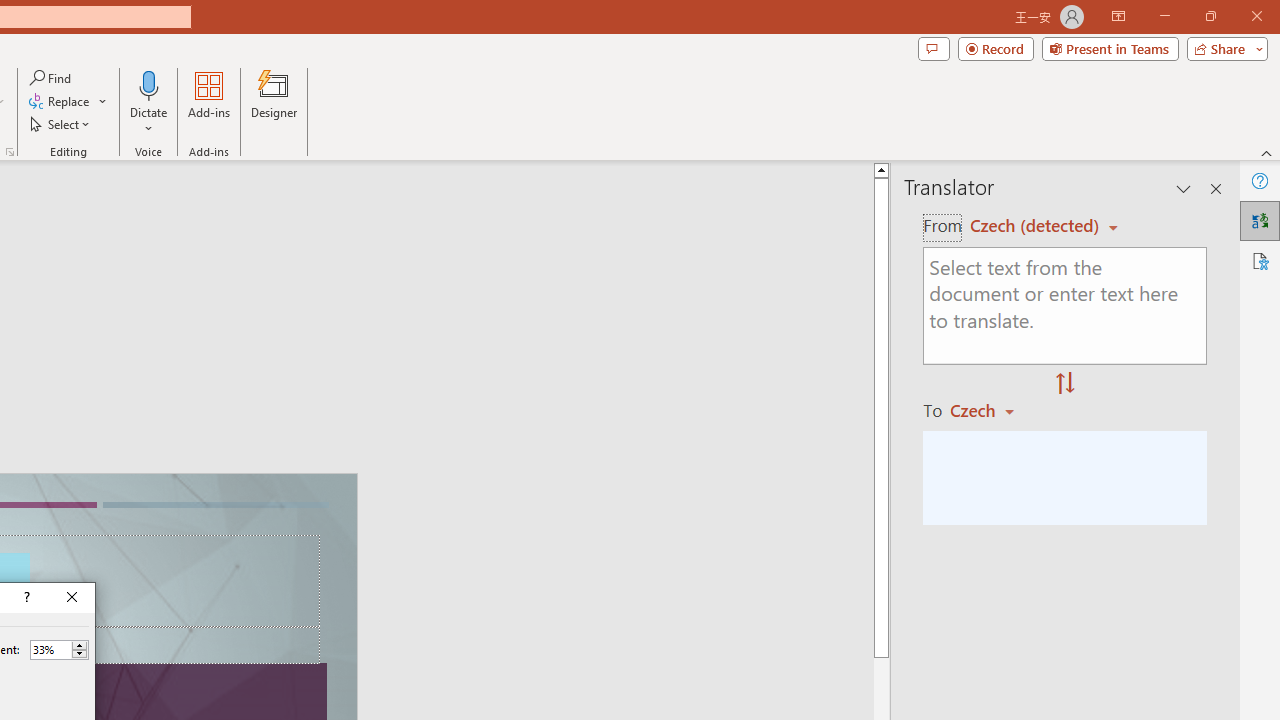 The width and height of the screenshot is (1280, 720). I want to click on 'Czech (detected)', so click(1037, 225).